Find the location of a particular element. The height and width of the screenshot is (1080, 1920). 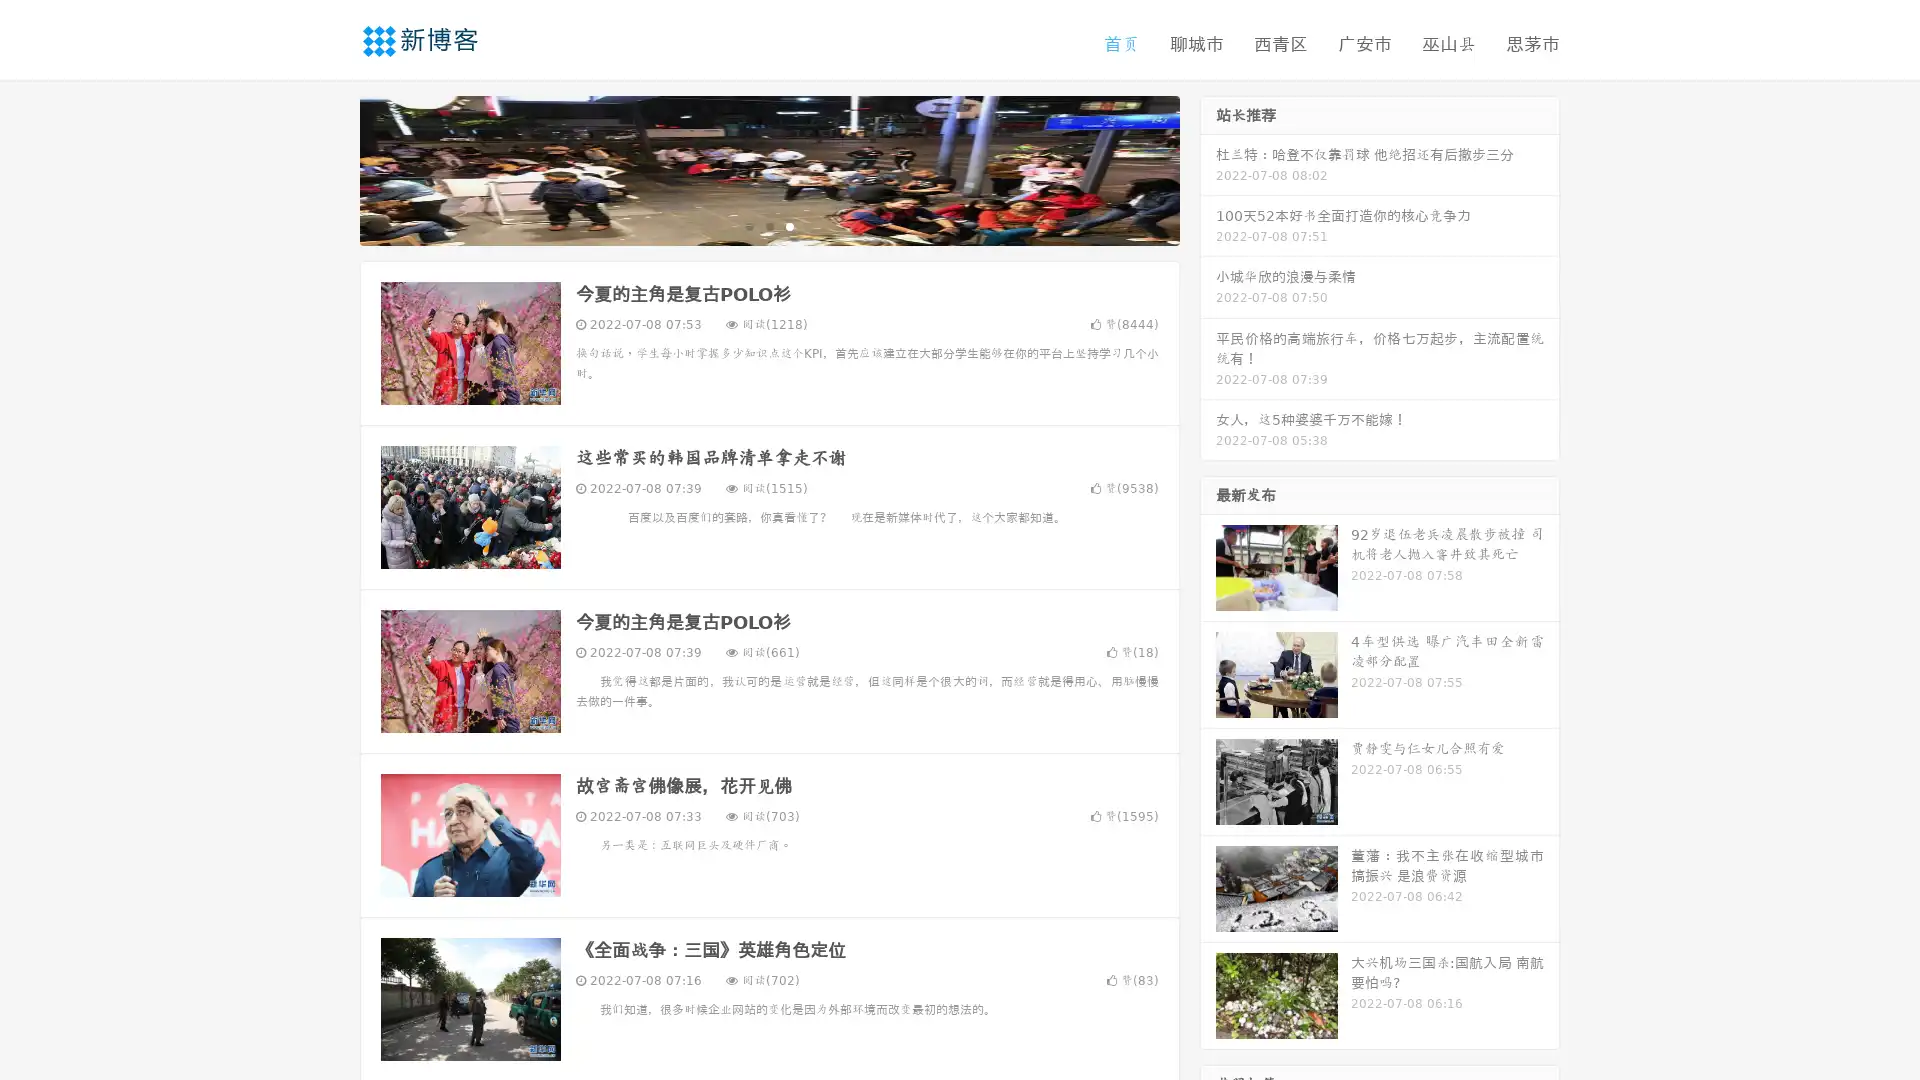

Previous slide is located at coordinates (330, 168).